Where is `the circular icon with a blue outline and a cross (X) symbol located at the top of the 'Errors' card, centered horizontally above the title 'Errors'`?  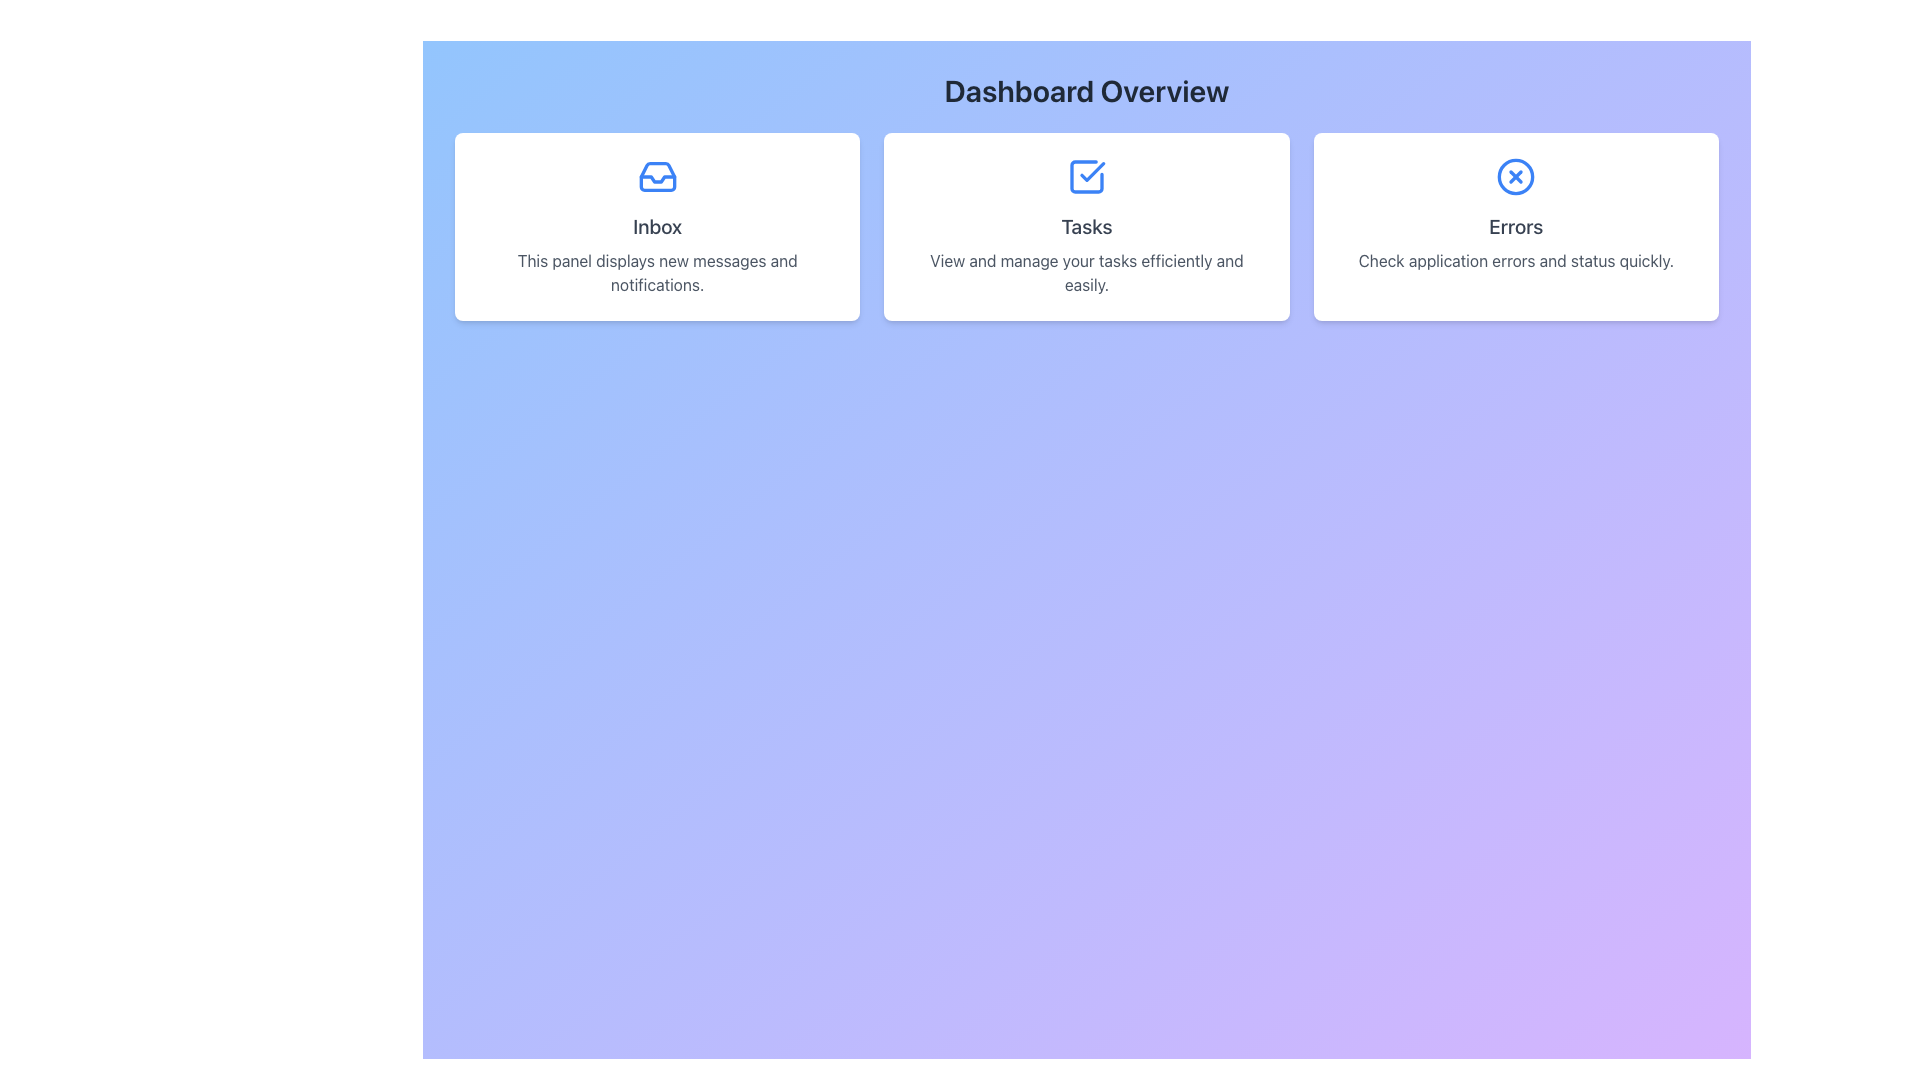 the circular icon with a blue outline and a cross (X) symbol located at the top of the 'Errors' card, centered horizontally above the title 'Errors' is located at coordinates (1516, 176).